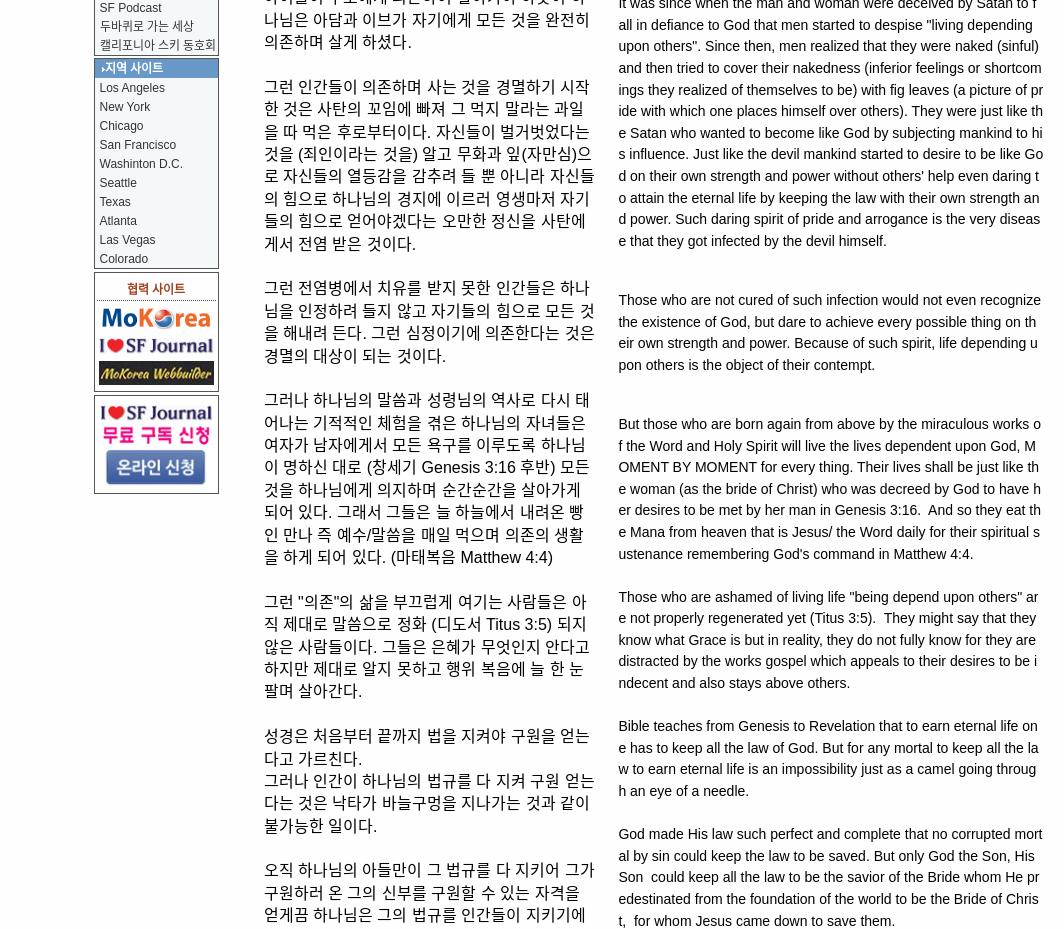 Image resolution: width=1064 pixels, height=929 pixels. What do you see at coordinates (426, 645) in the screenshot?
I see `'그런 "의존"의 삶을 부끄럽게 여기는 사람들은 아직 제대로 말씀으로 정화 										(디도서 Titus 3:5) 되지 않은 사람들이다. 그들은 은혜가 										무엇인지 안다고 하지만 제대로 알지 못하고 행위 복음에 늘 한 눈 팔며 										살아간다.'` at bounding box center [426, 645].